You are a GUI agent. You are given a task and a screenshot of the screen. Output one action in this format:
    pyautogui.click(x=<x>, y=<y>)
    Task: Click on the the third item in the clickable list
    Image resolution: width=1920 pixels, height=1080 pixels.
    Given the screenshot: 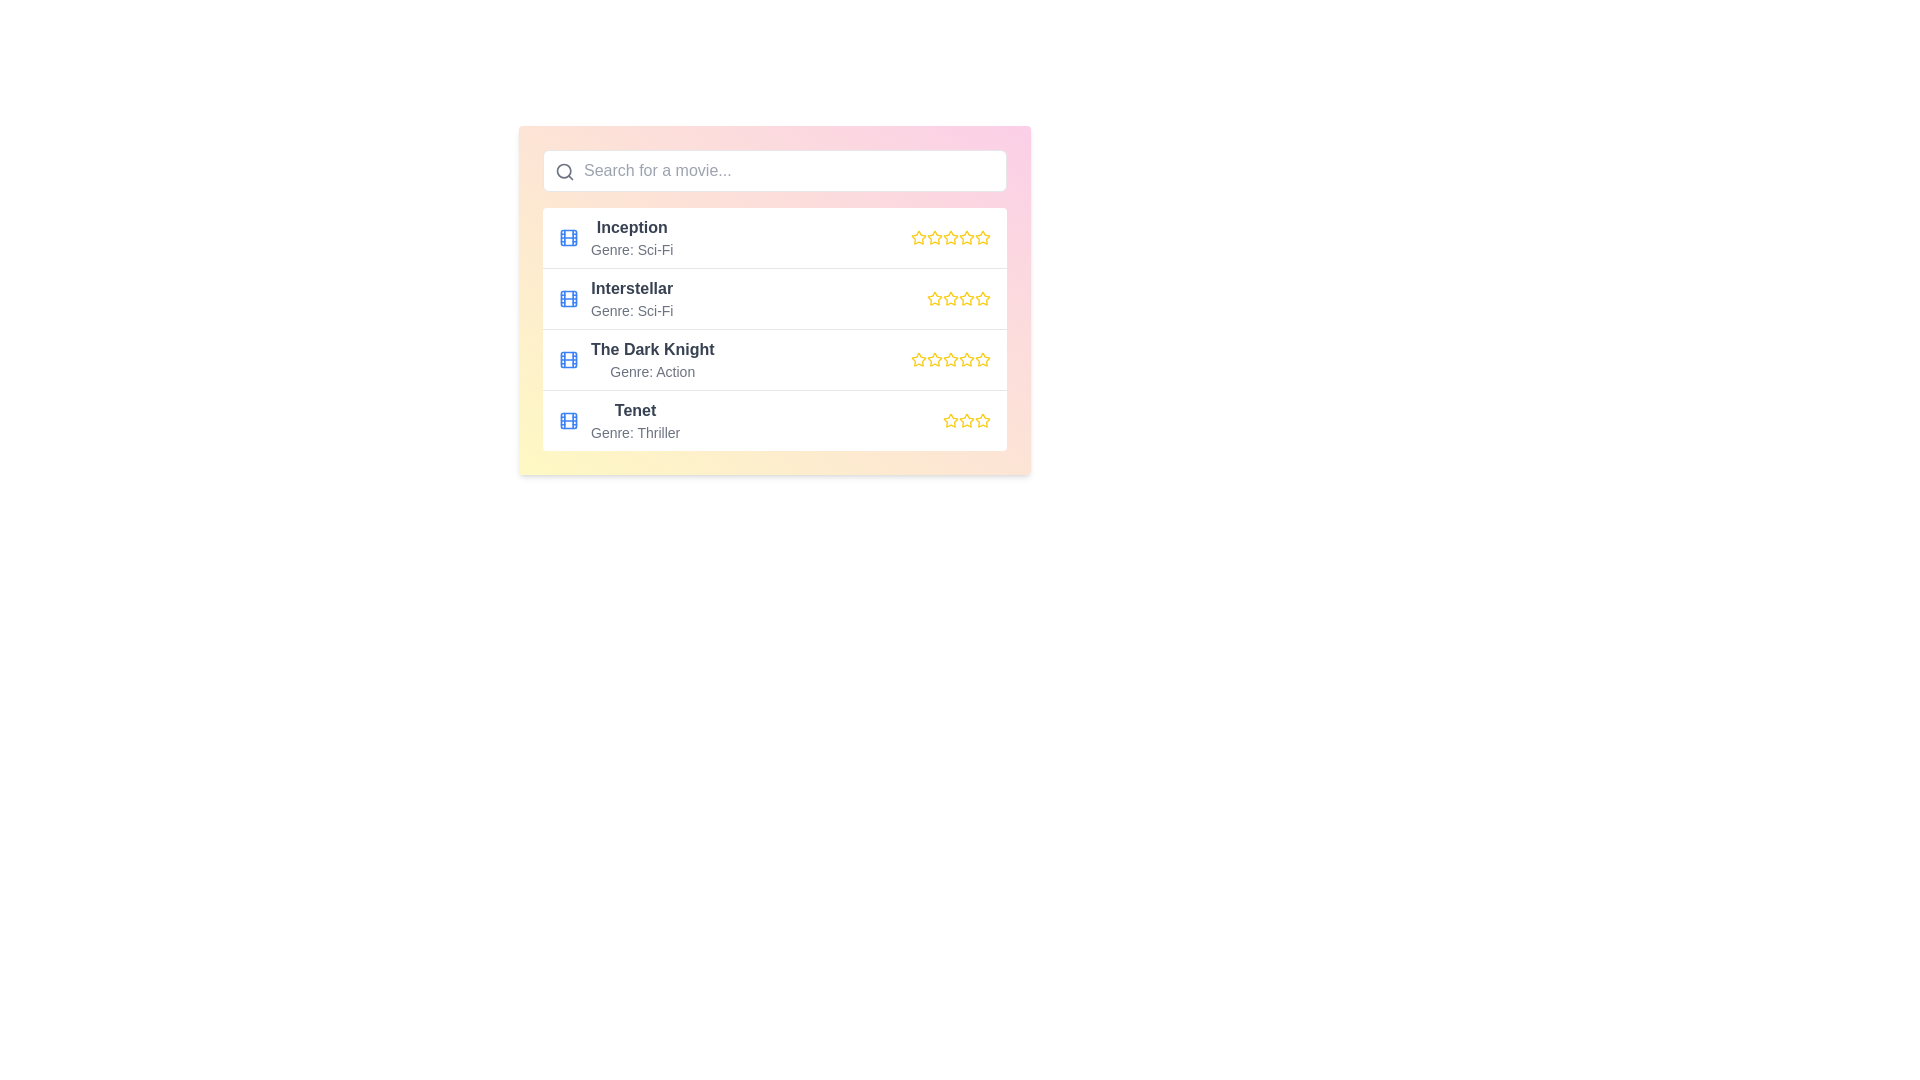 What is the action you would take?
    pyautogui.click(x=773, y=358)
    